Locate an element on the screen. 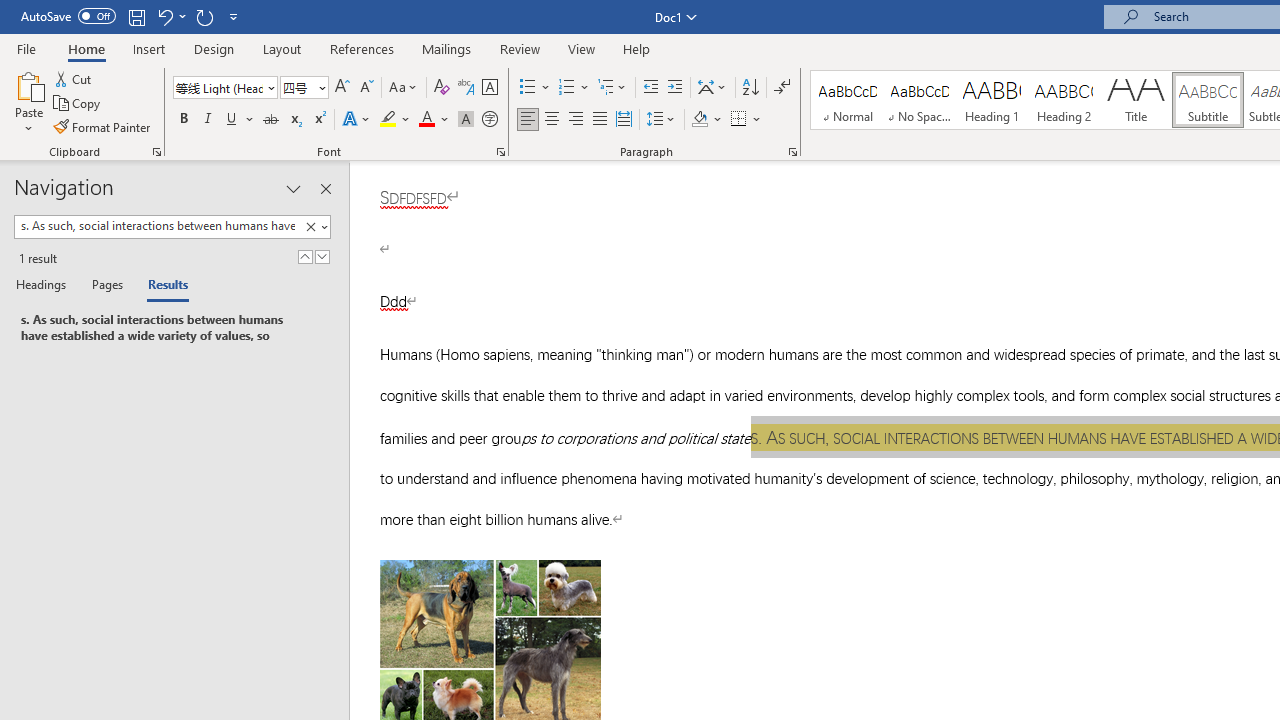 This screenshot has width=1280, height=720. 'Text Effects and Typography' is located at coordinates (357, 119).